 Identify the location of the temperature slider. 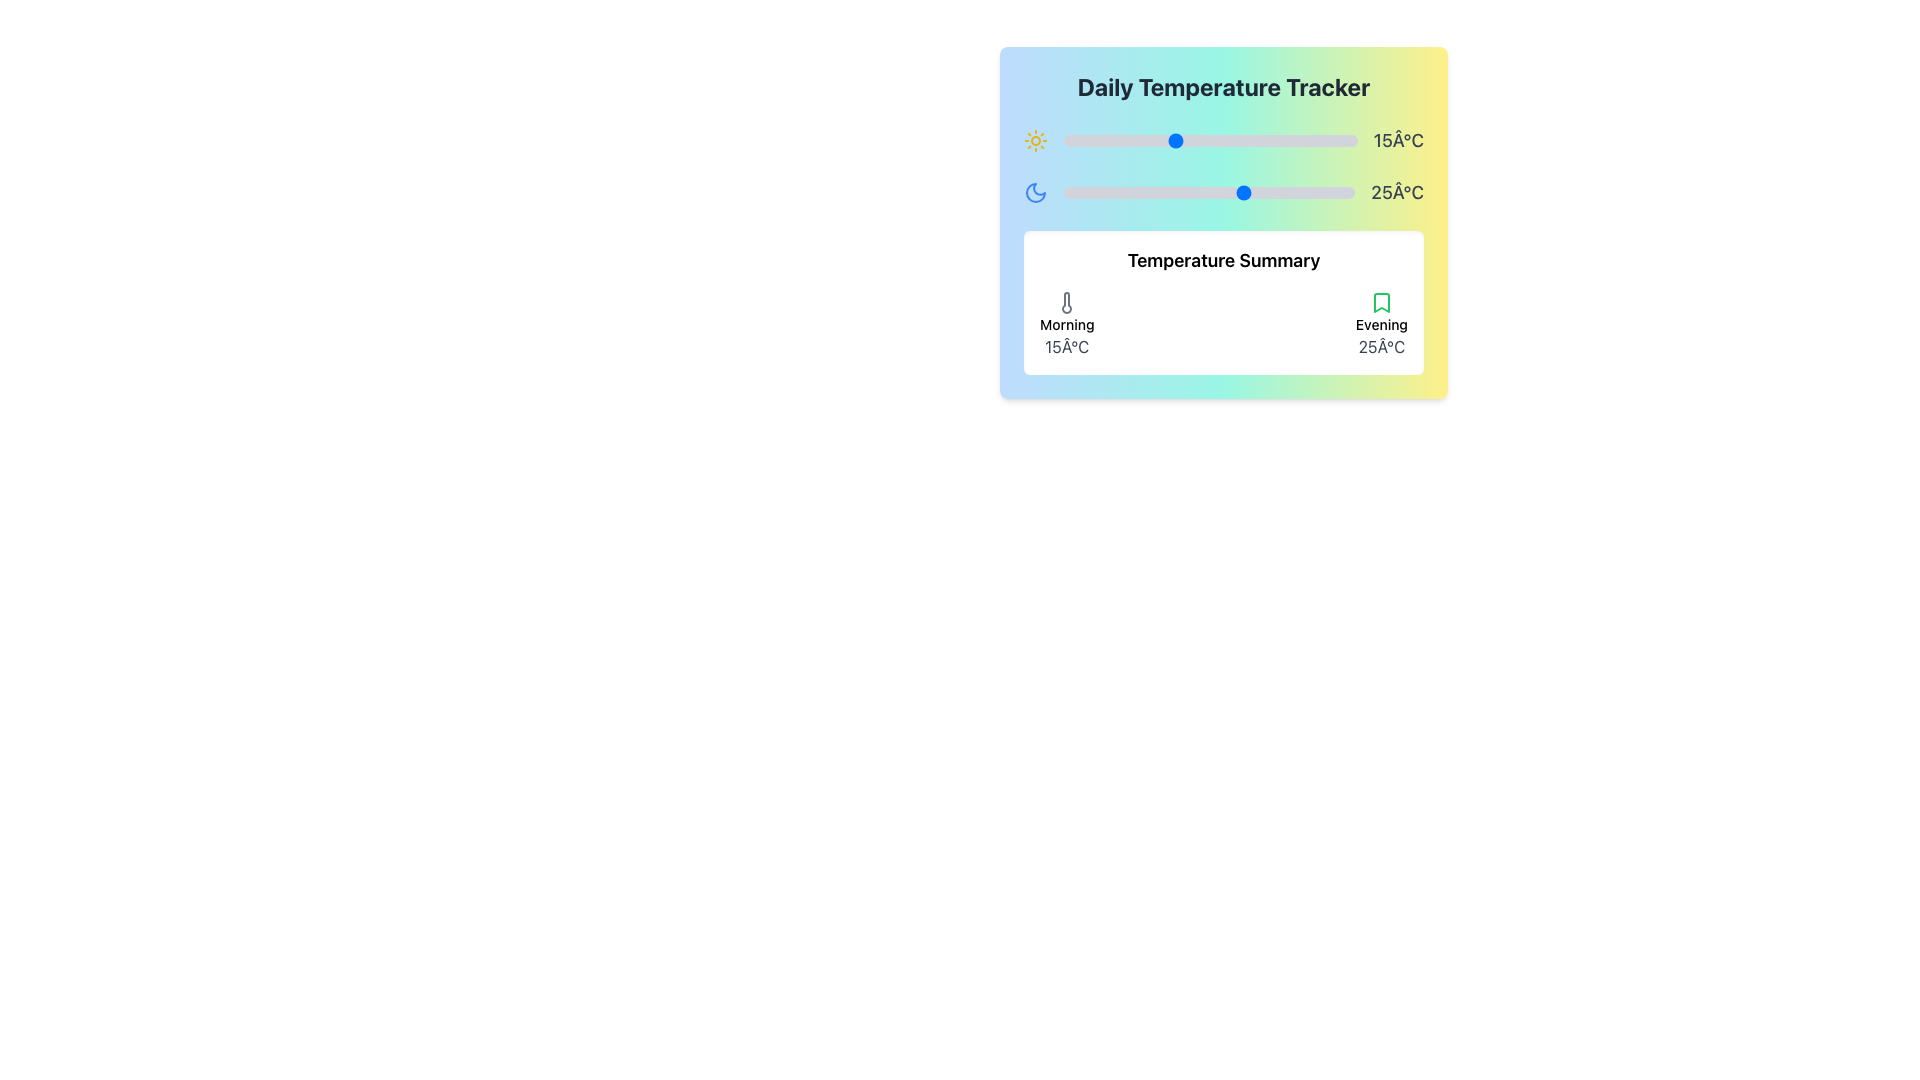
(1313, 140).